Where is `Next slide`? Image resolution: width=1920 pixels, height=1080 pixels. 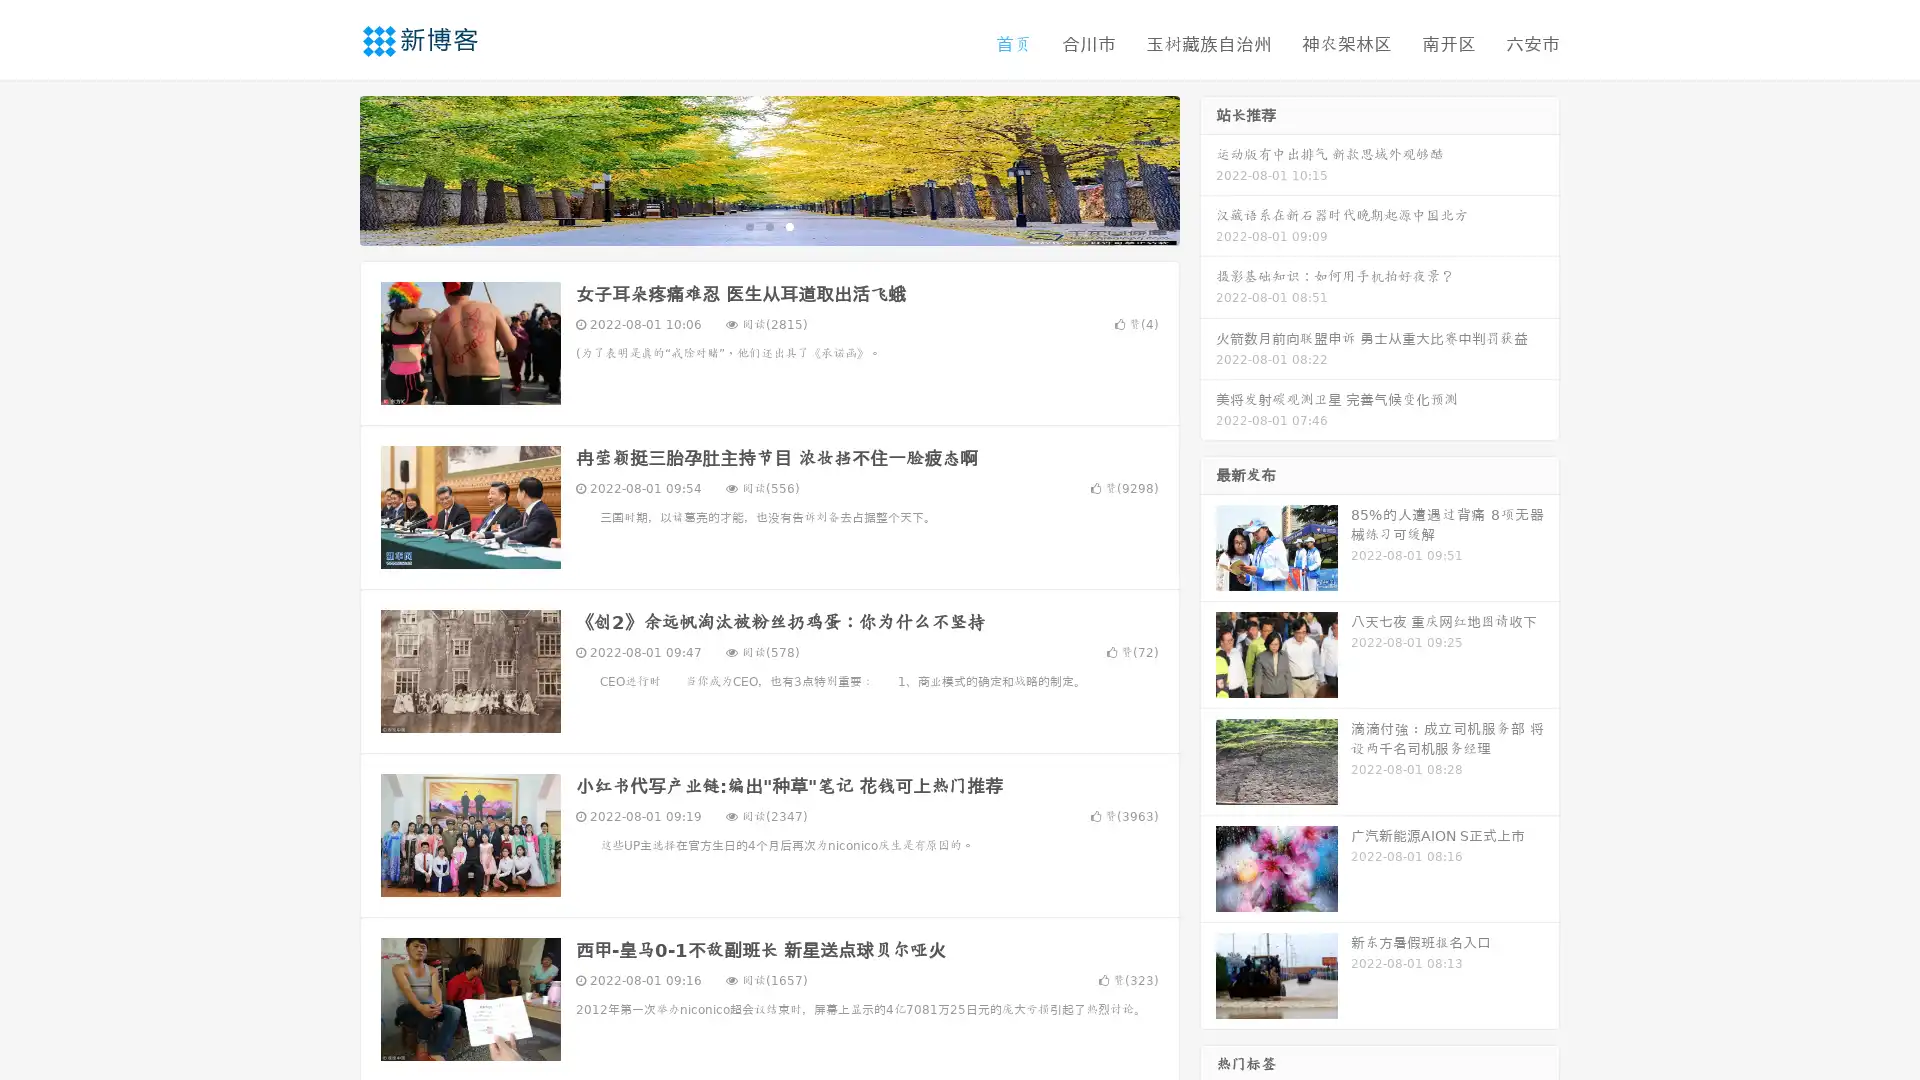 Next slide is located at coordinates (1208, 168).